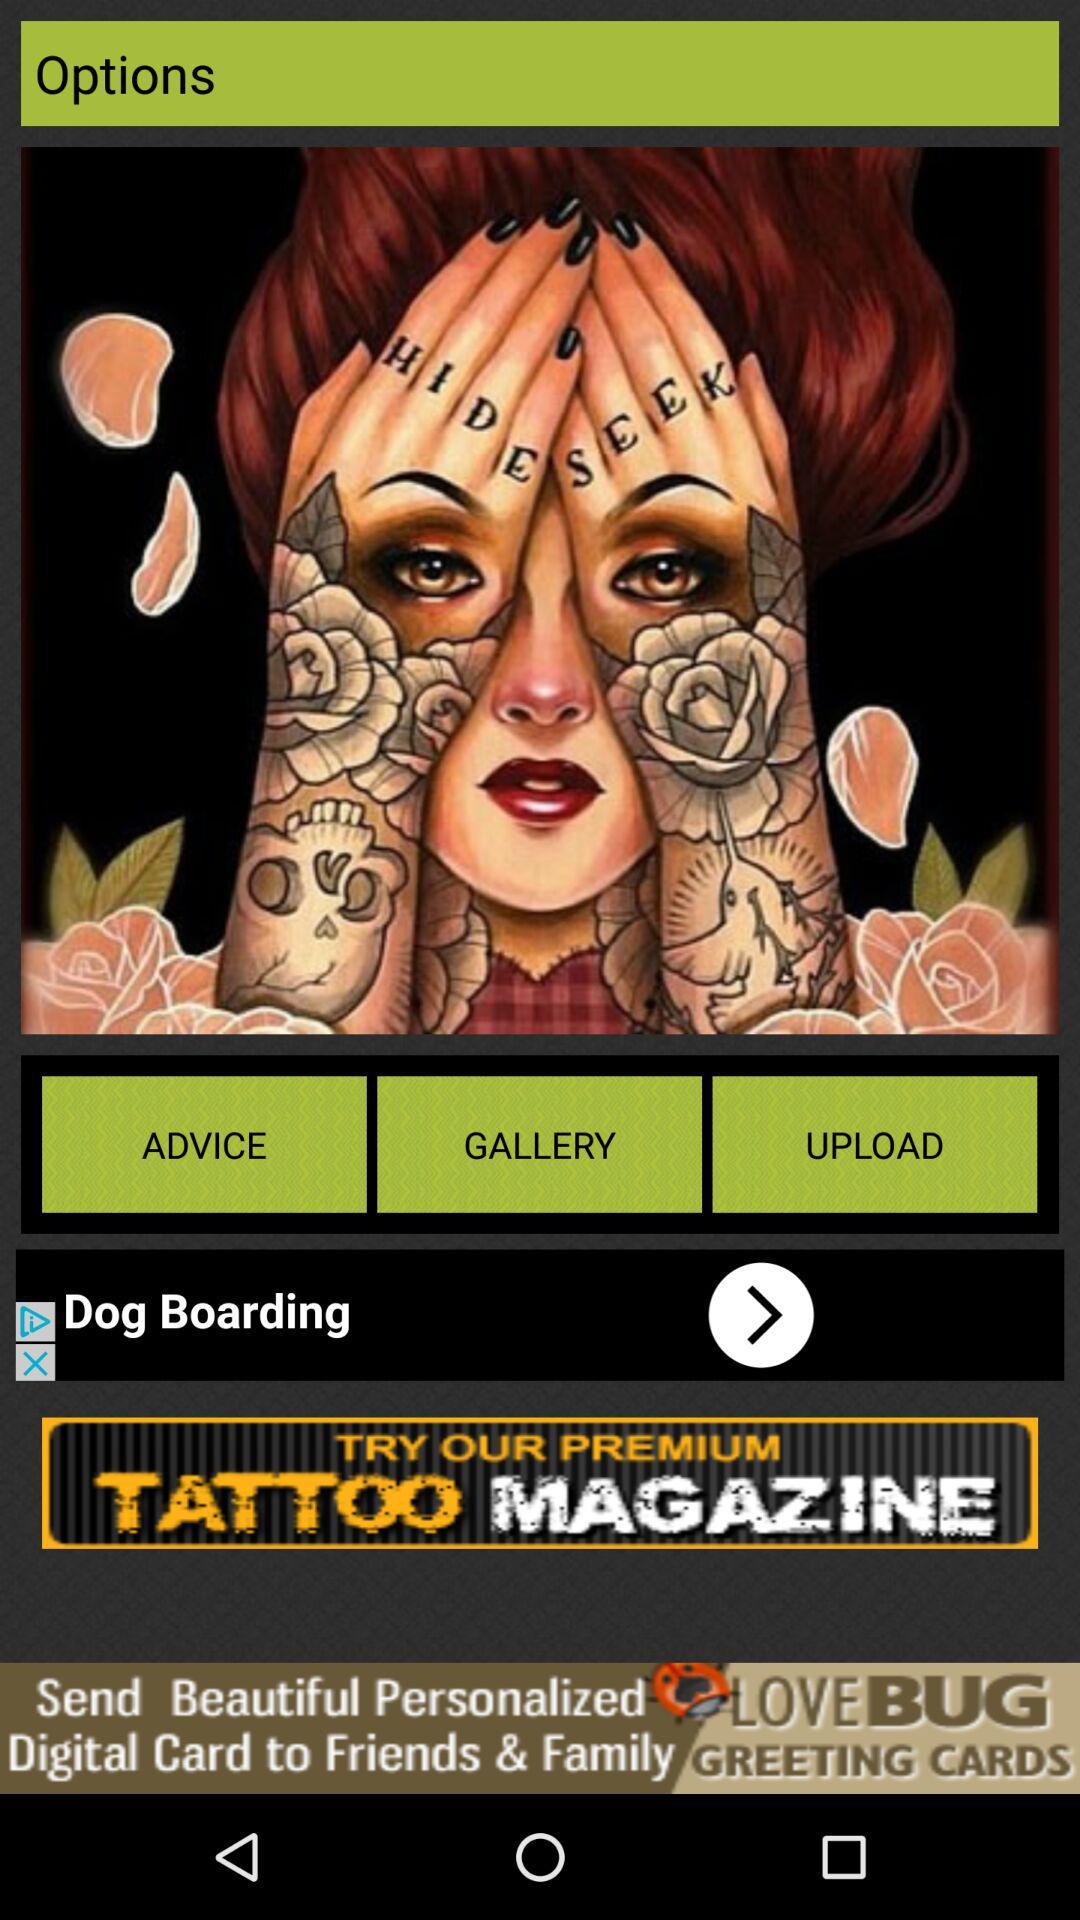 This screenshot has height=1920, width=1080. Describe the element at coordinates (540, 1483) in the screenshot. I see `advertising` at that location.